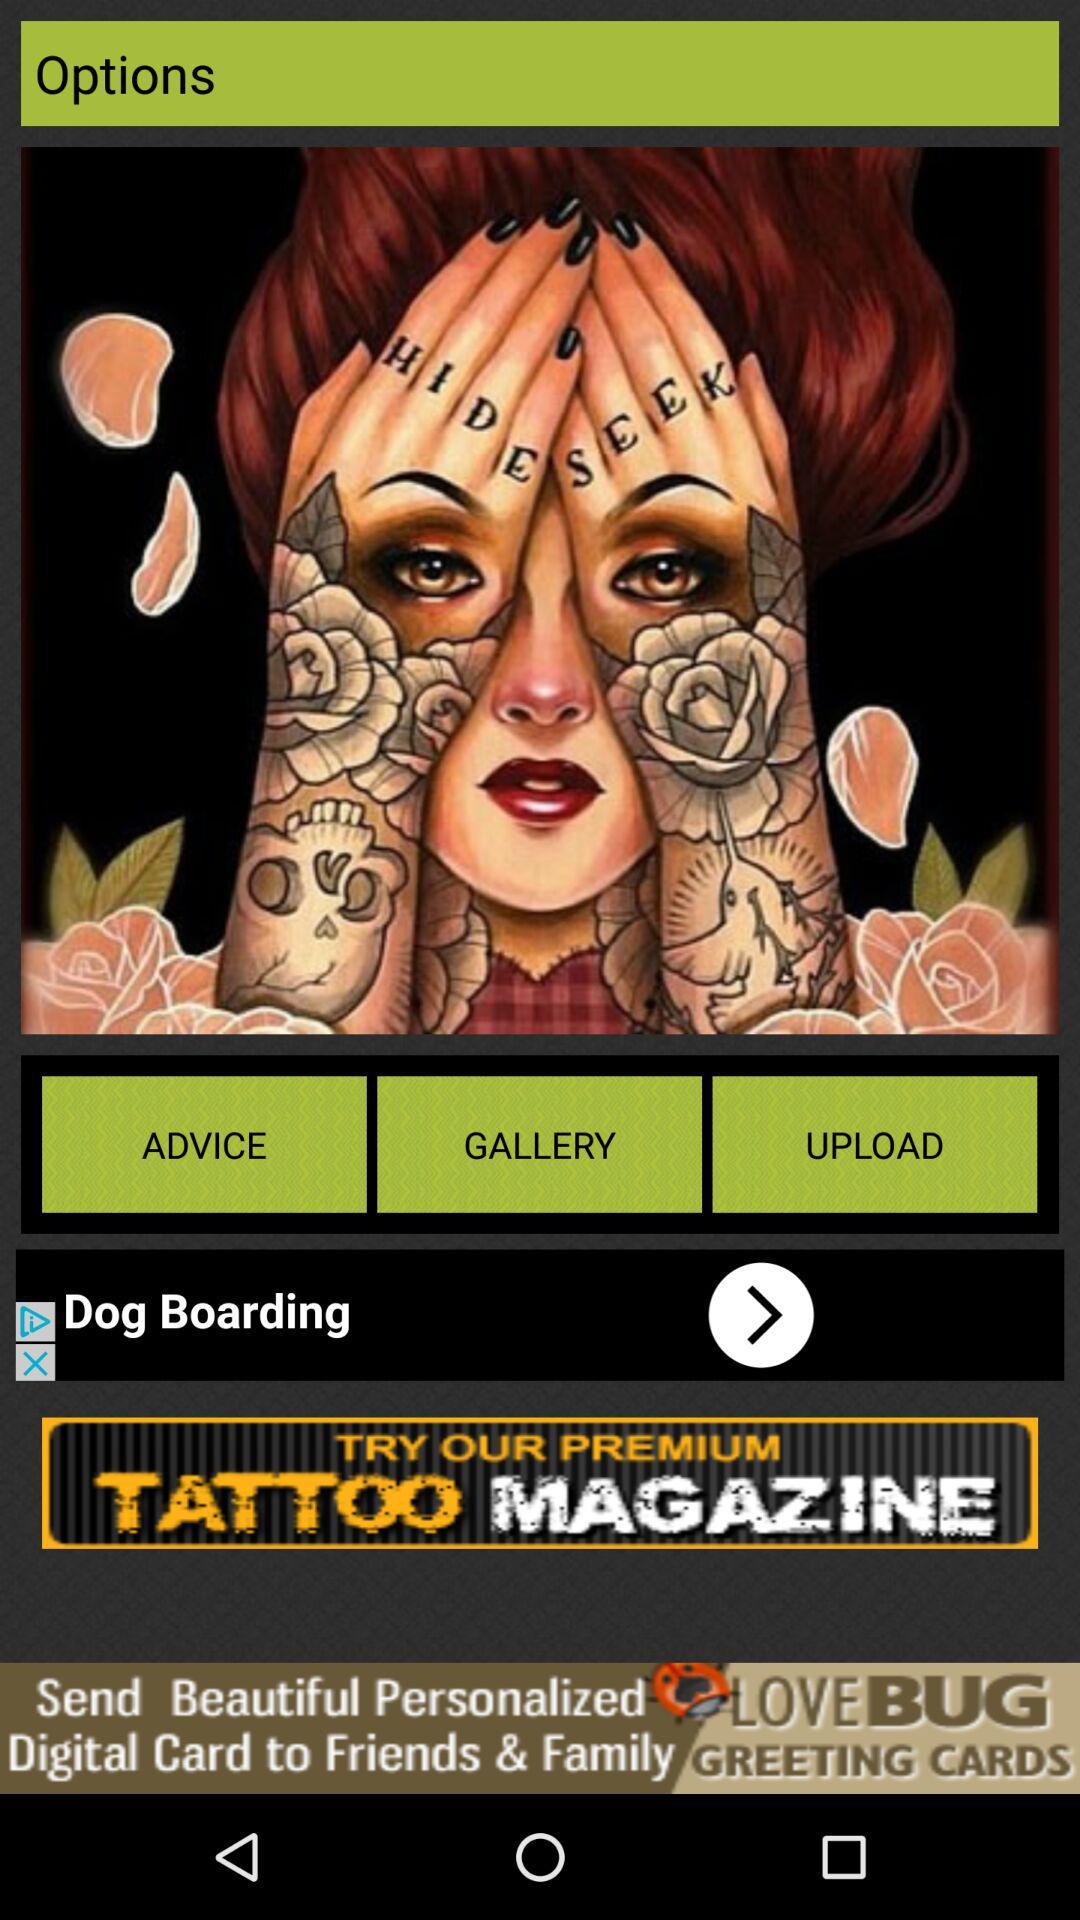 This screenshot has height=1920, width=1080. Describe the element at coordinates (540, 1483) in the screenshot. I see `advertising` at that location.